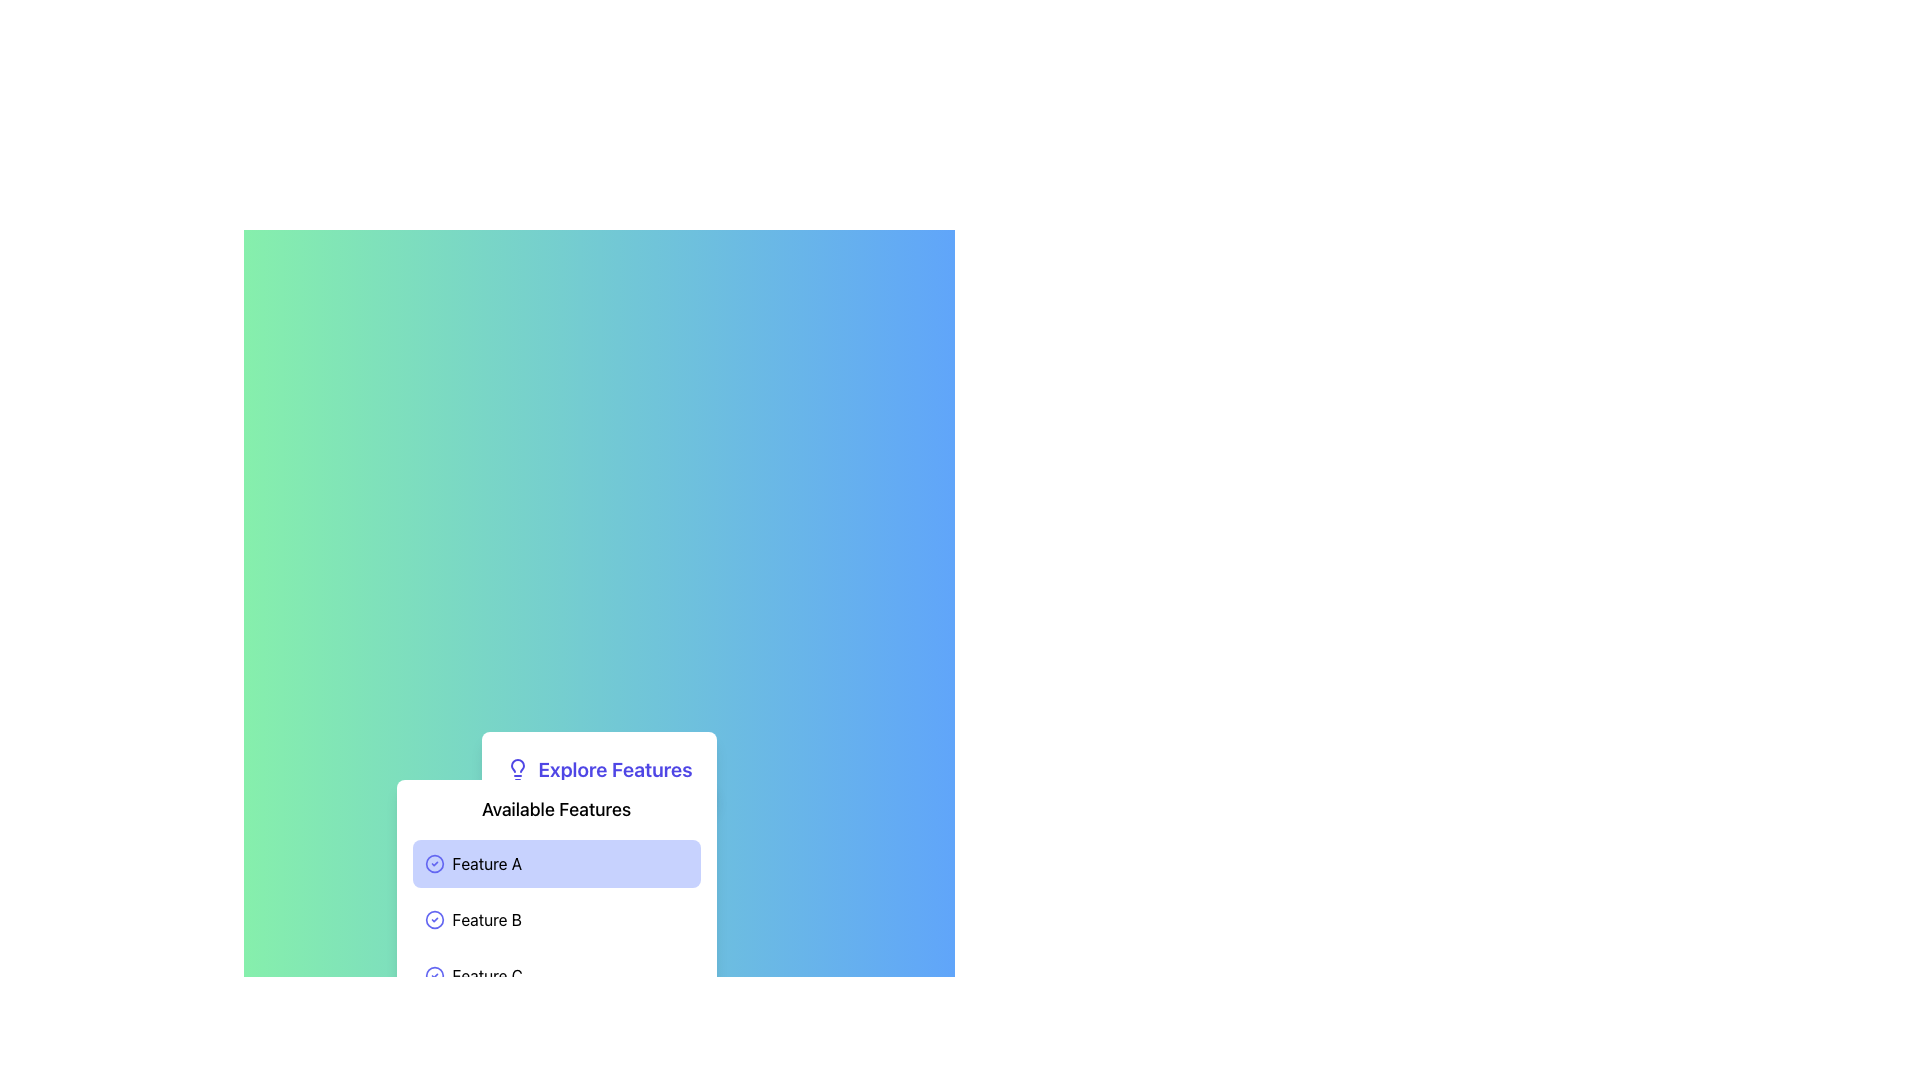 Image resolution: width=1920 pixels, height=1080 pixels. I want to click on the indigo circular icon with a checkmark located on the left side of the row labeled 'Feature B' in the vertical list, so click(433, 920).